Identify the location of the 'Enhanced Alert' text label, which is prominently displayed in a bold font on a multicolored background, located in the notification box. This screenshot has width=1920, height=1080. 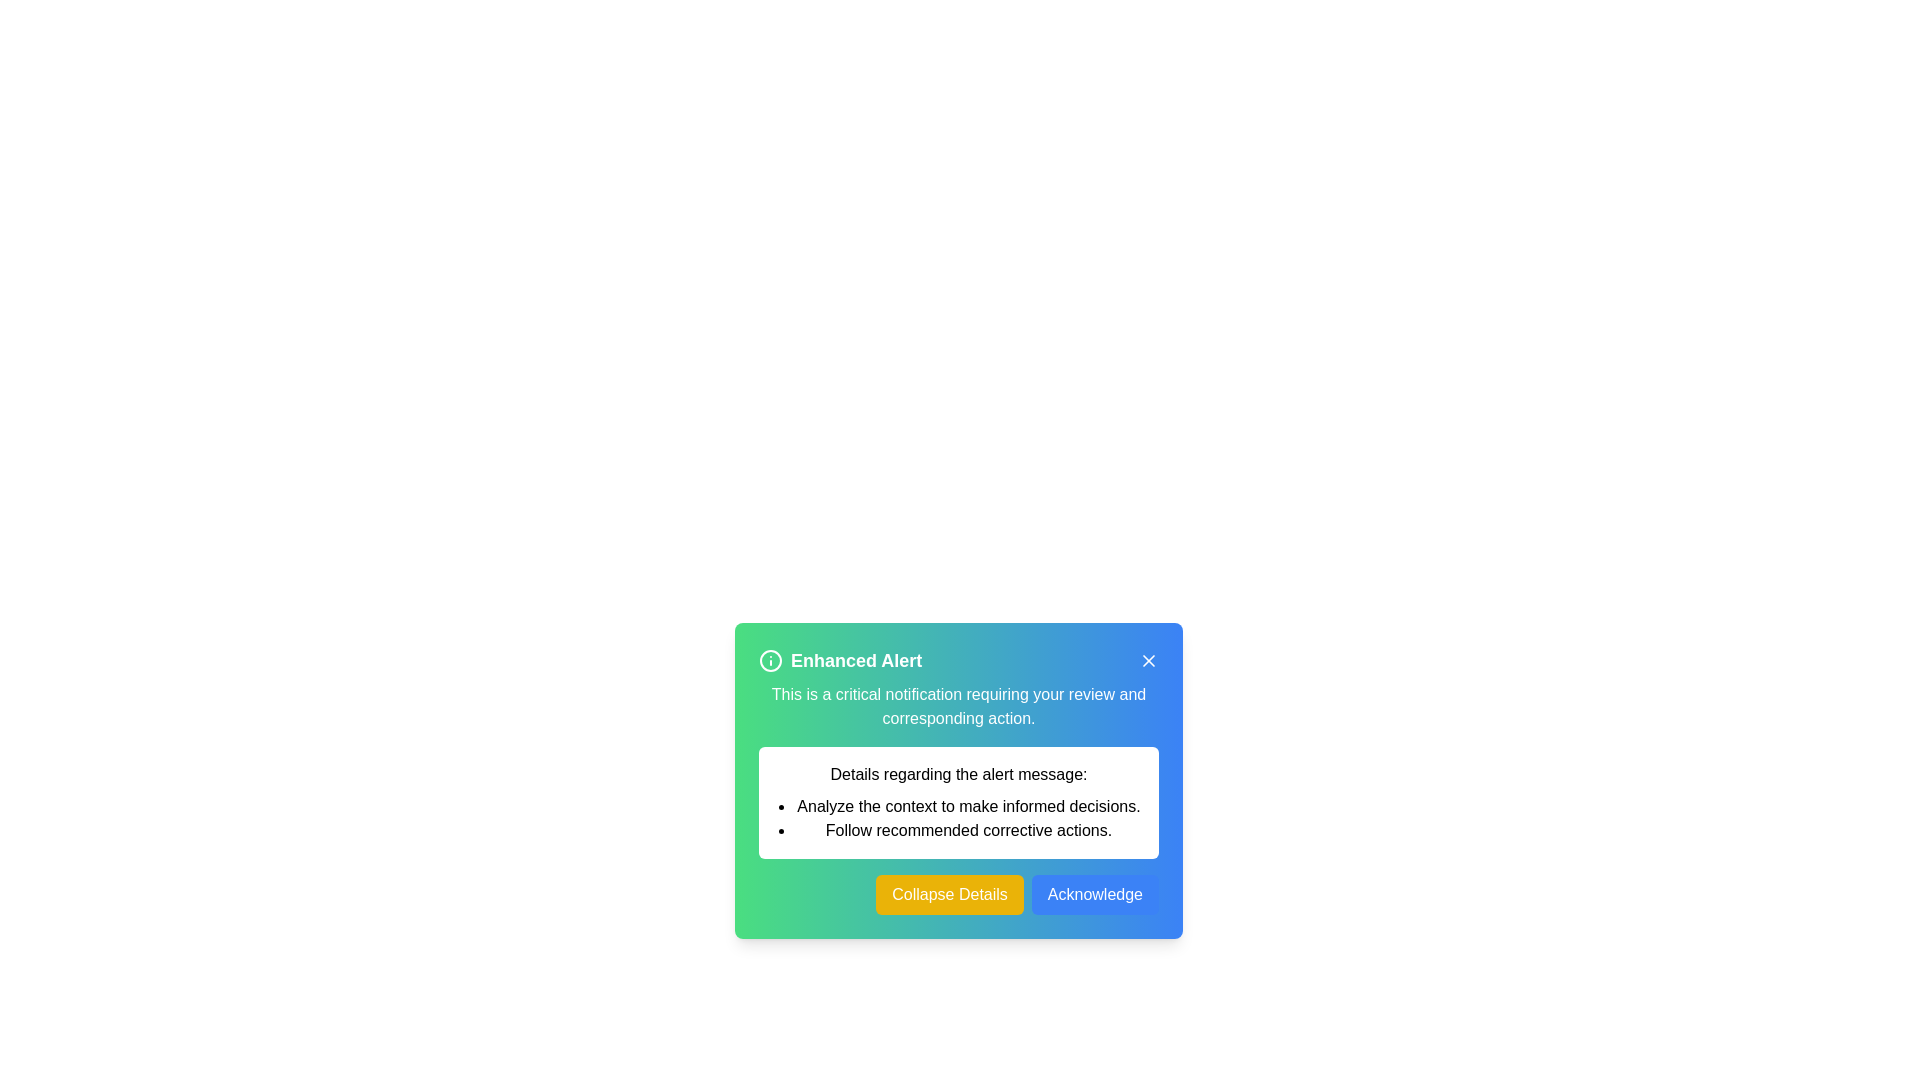
(856, 660).